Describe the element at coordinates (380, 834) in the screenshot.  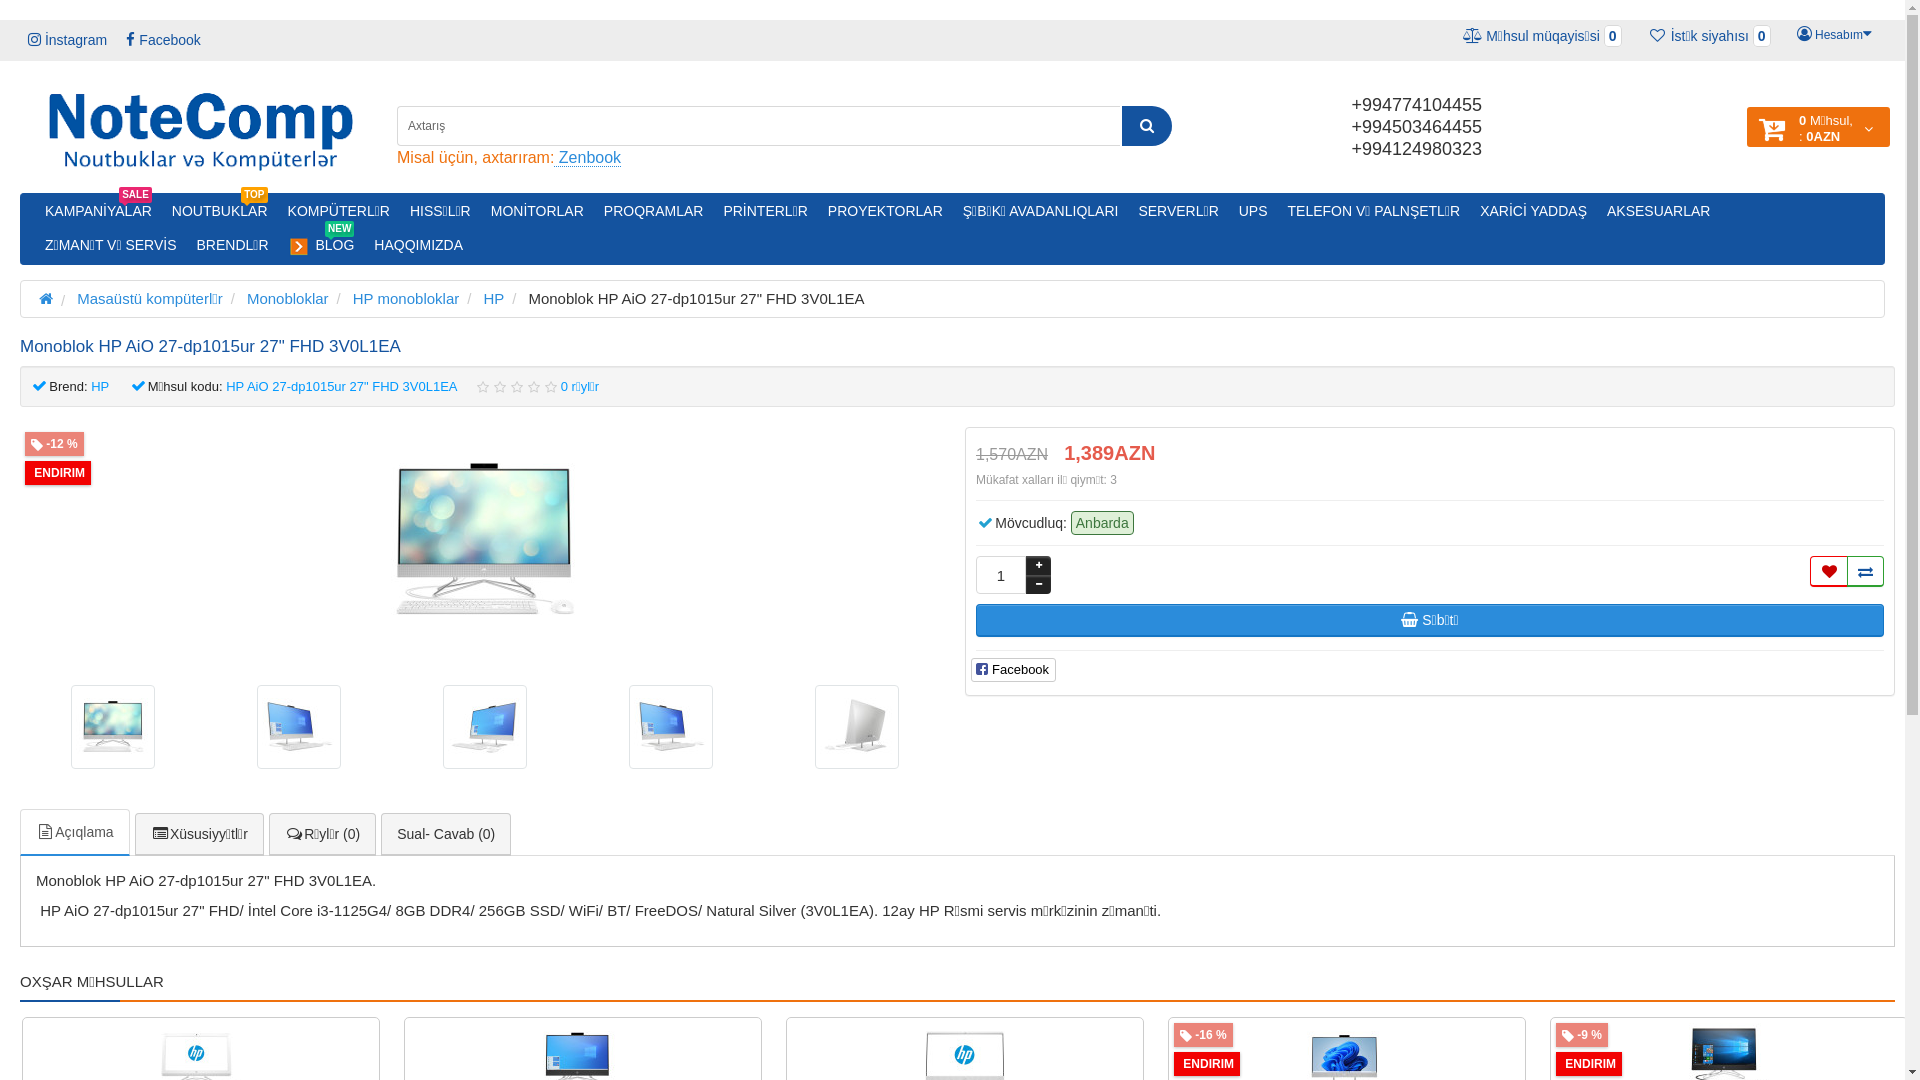
I see `'Sual- Cavab (0)'` at that location.